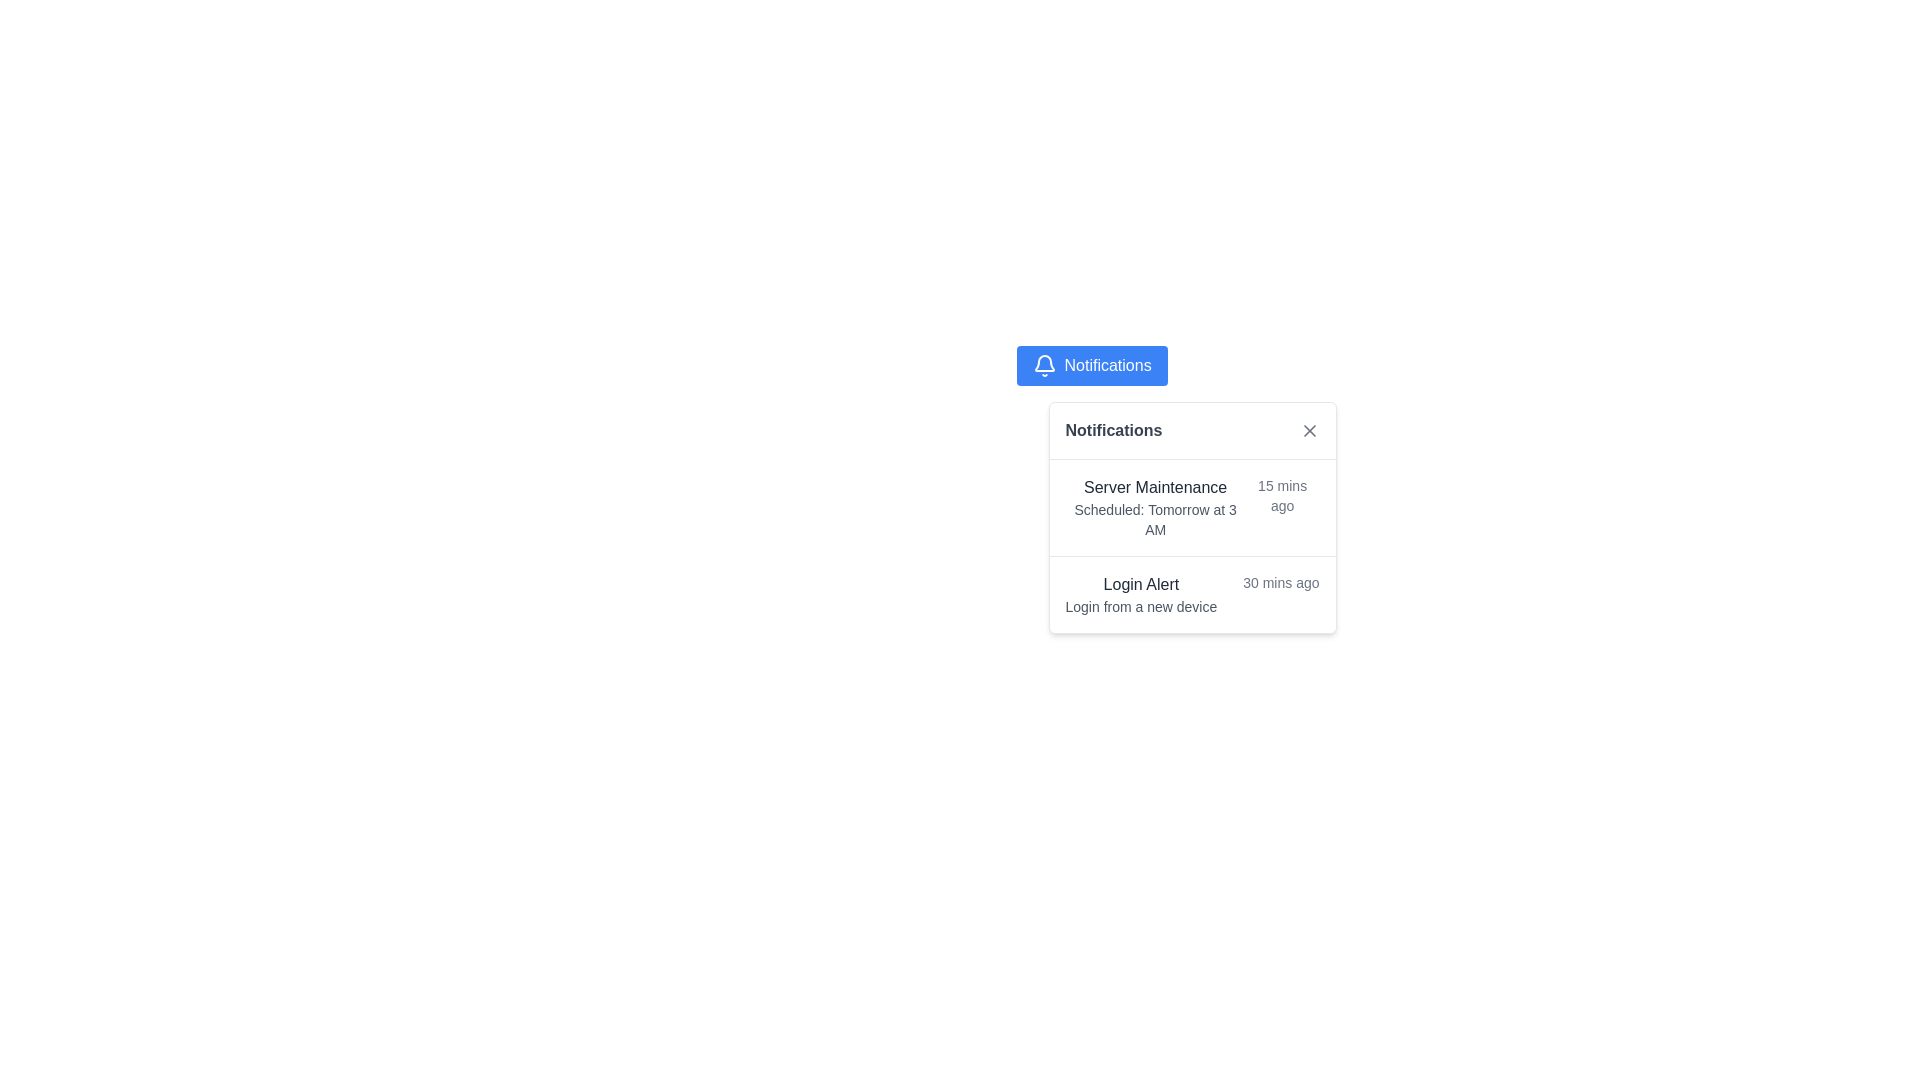 Image resolution: width=1920 pixels, height=1080 pixels. Describe the element at coordinates (1107, 366) in the screenshot. I see `the 'Notifications' text label` at that location.